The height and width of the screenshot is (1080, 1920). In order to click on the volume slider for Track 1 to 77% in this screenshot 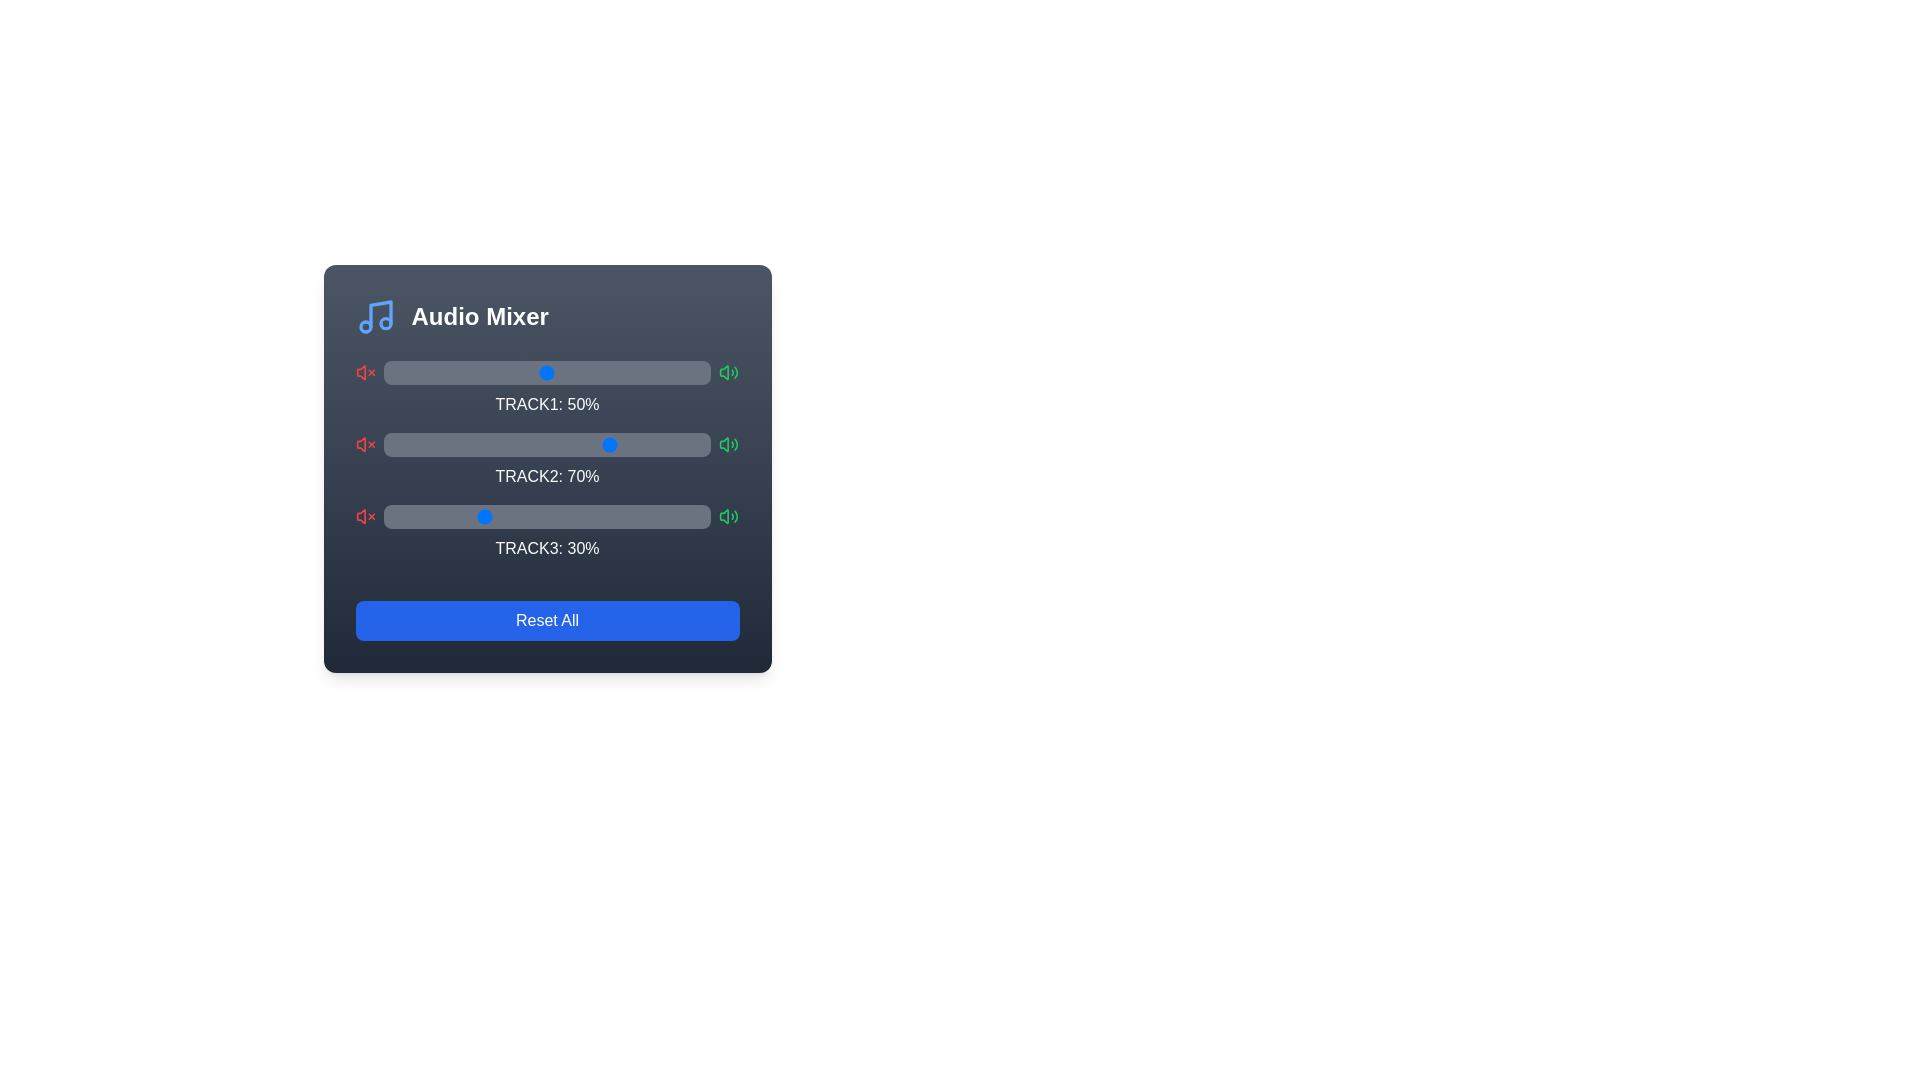, I will do `click(634, 373)`.